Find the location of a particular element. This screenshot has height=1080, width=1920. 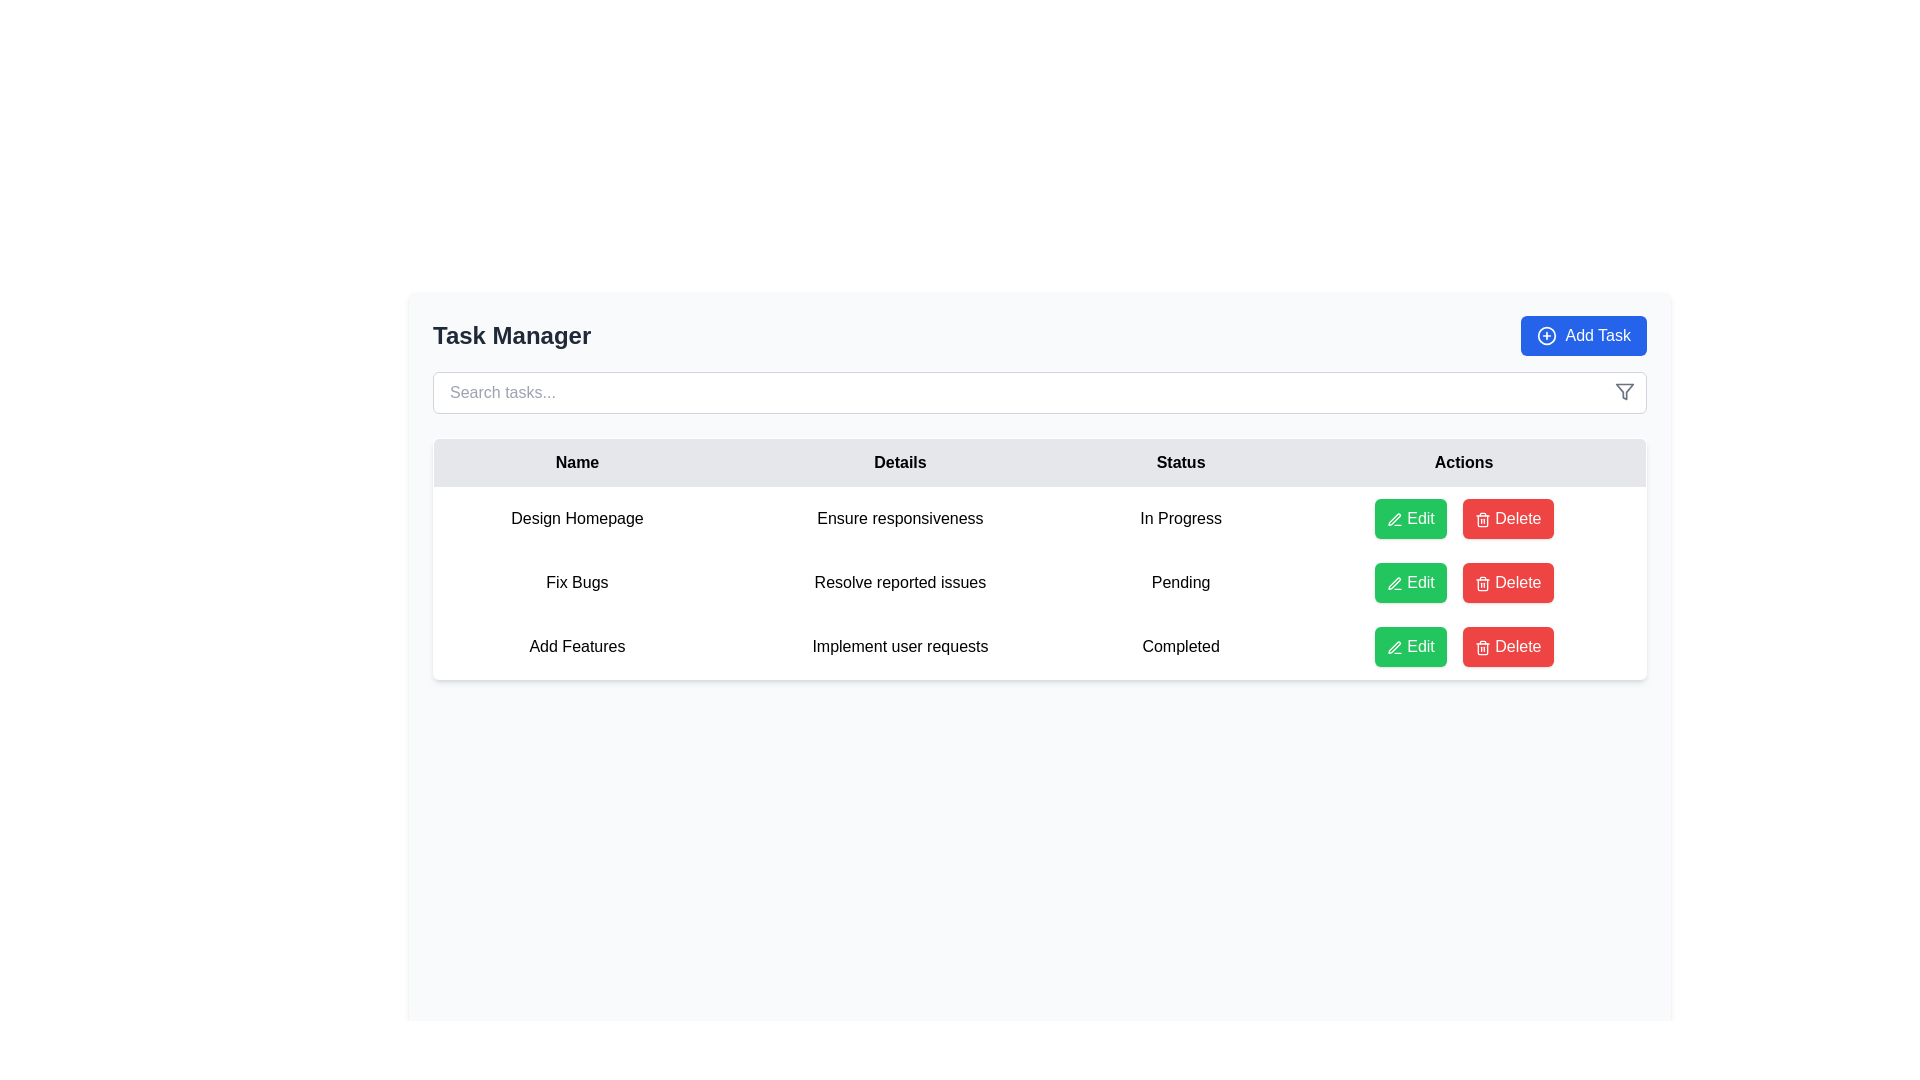

the Text label indicating the current status of the task 'Design Homepage', which is located in the third column of the first row in the table layout is located at coordinates (1181, 518).